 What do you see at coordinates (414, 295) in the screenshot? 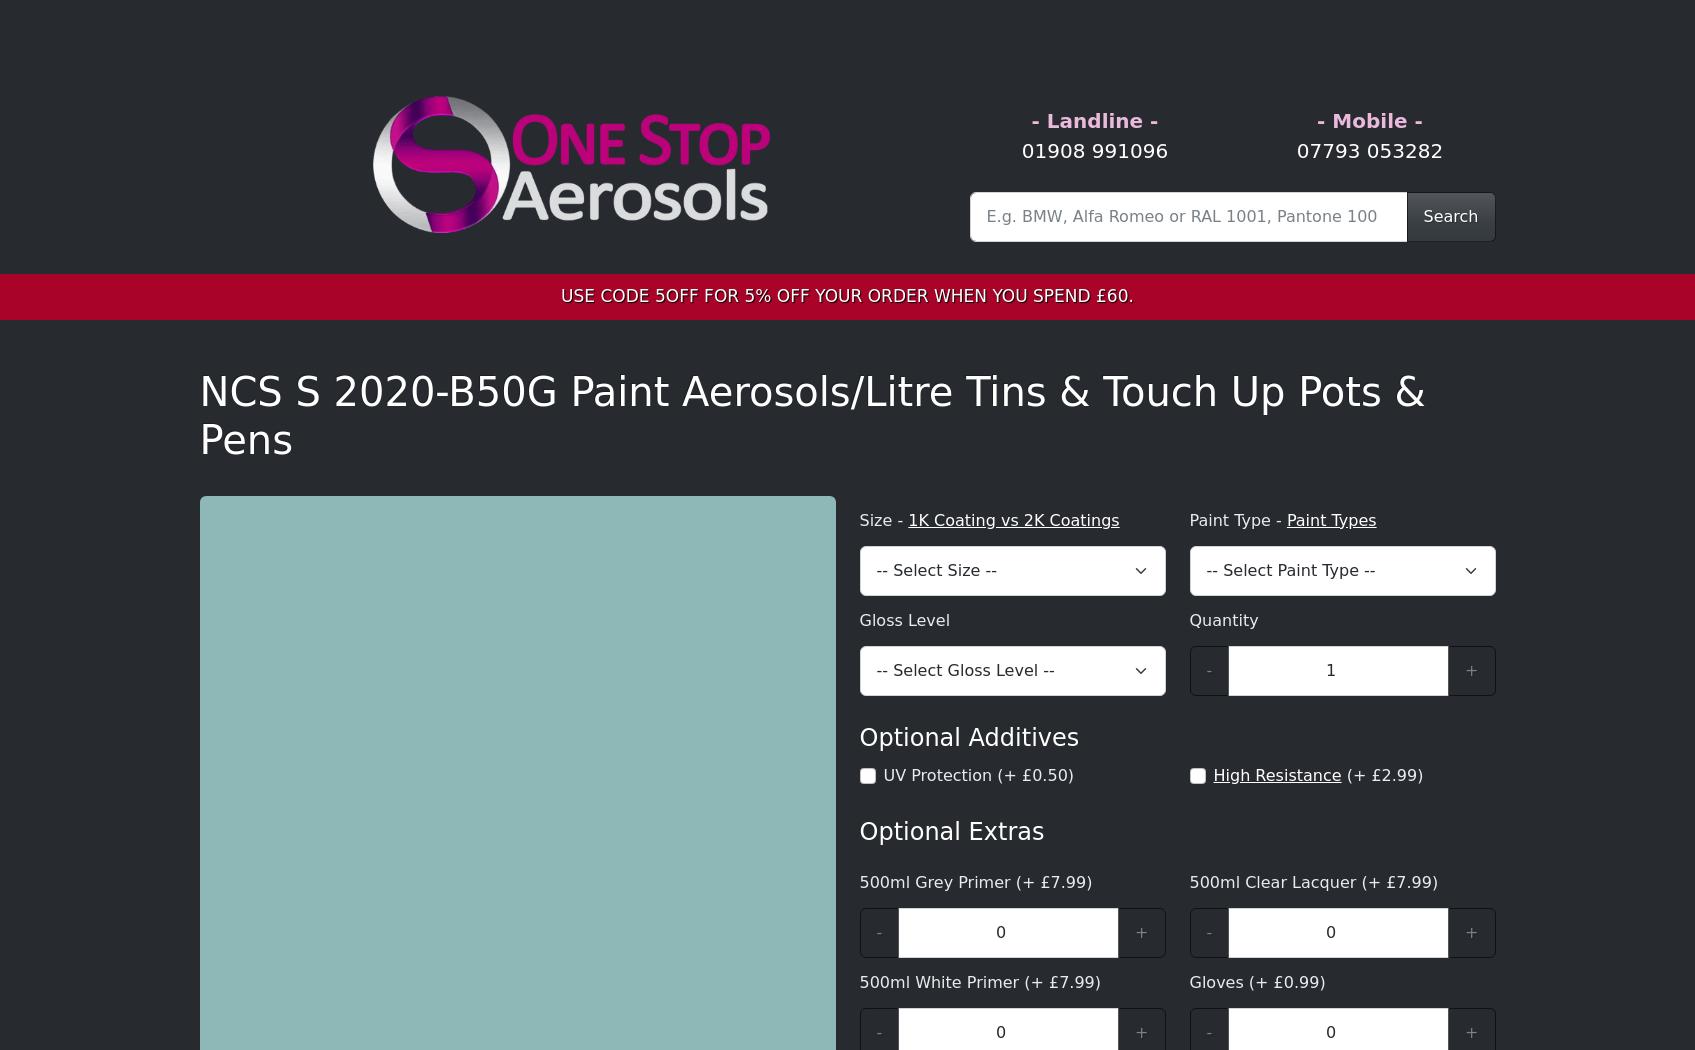
I see `'140-185-183'` at bounding box center [414, 295].